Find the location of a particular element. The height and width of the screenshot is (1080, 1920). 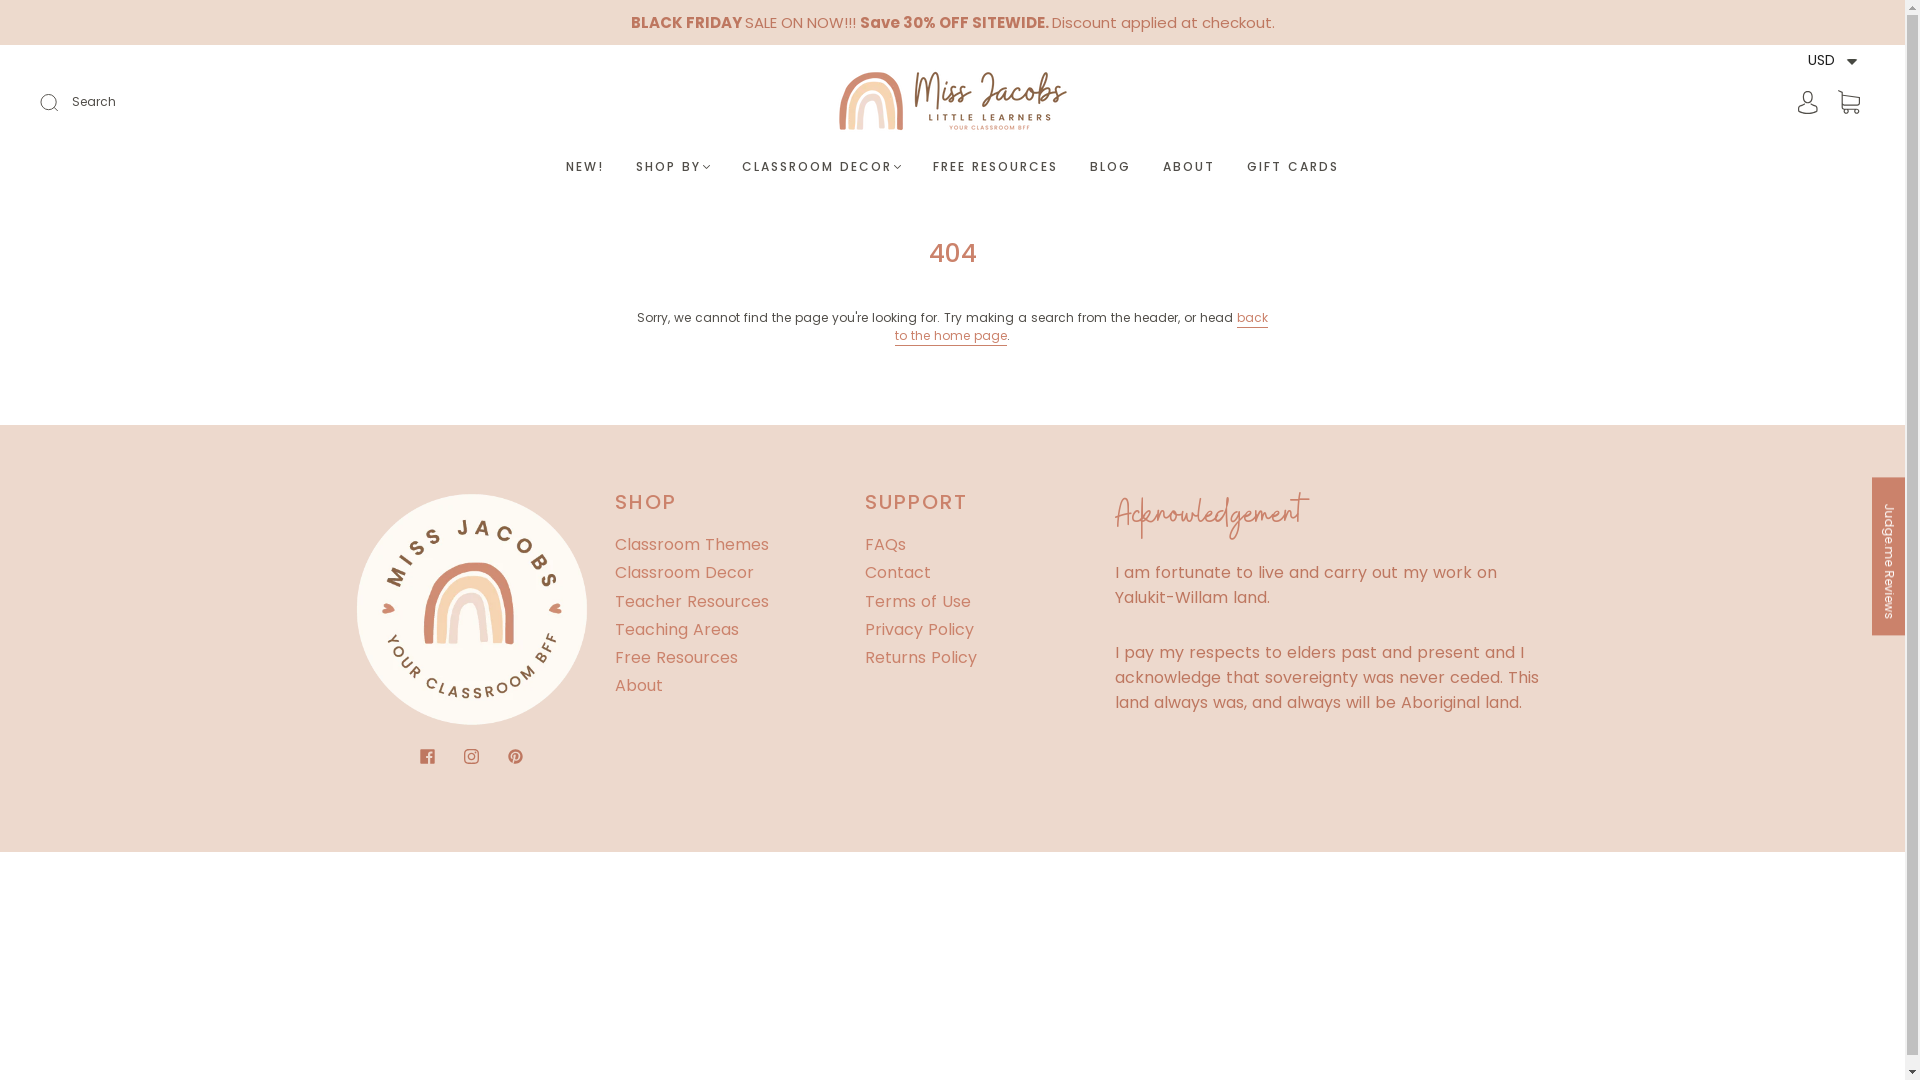

'ABOUT' is located at coordinates (1162, 165).